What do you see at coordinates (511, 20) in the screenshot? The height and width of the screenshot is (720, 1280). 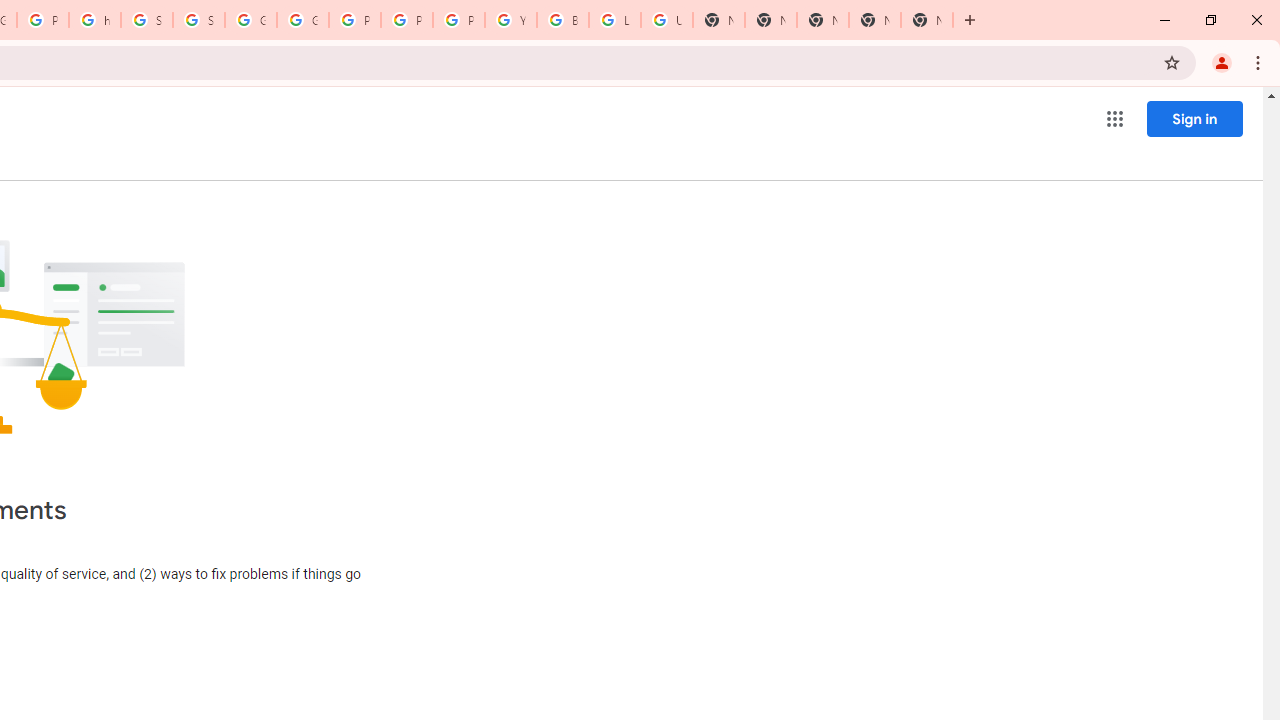 I see `'YouTube'` at bounding box center [511, 20].